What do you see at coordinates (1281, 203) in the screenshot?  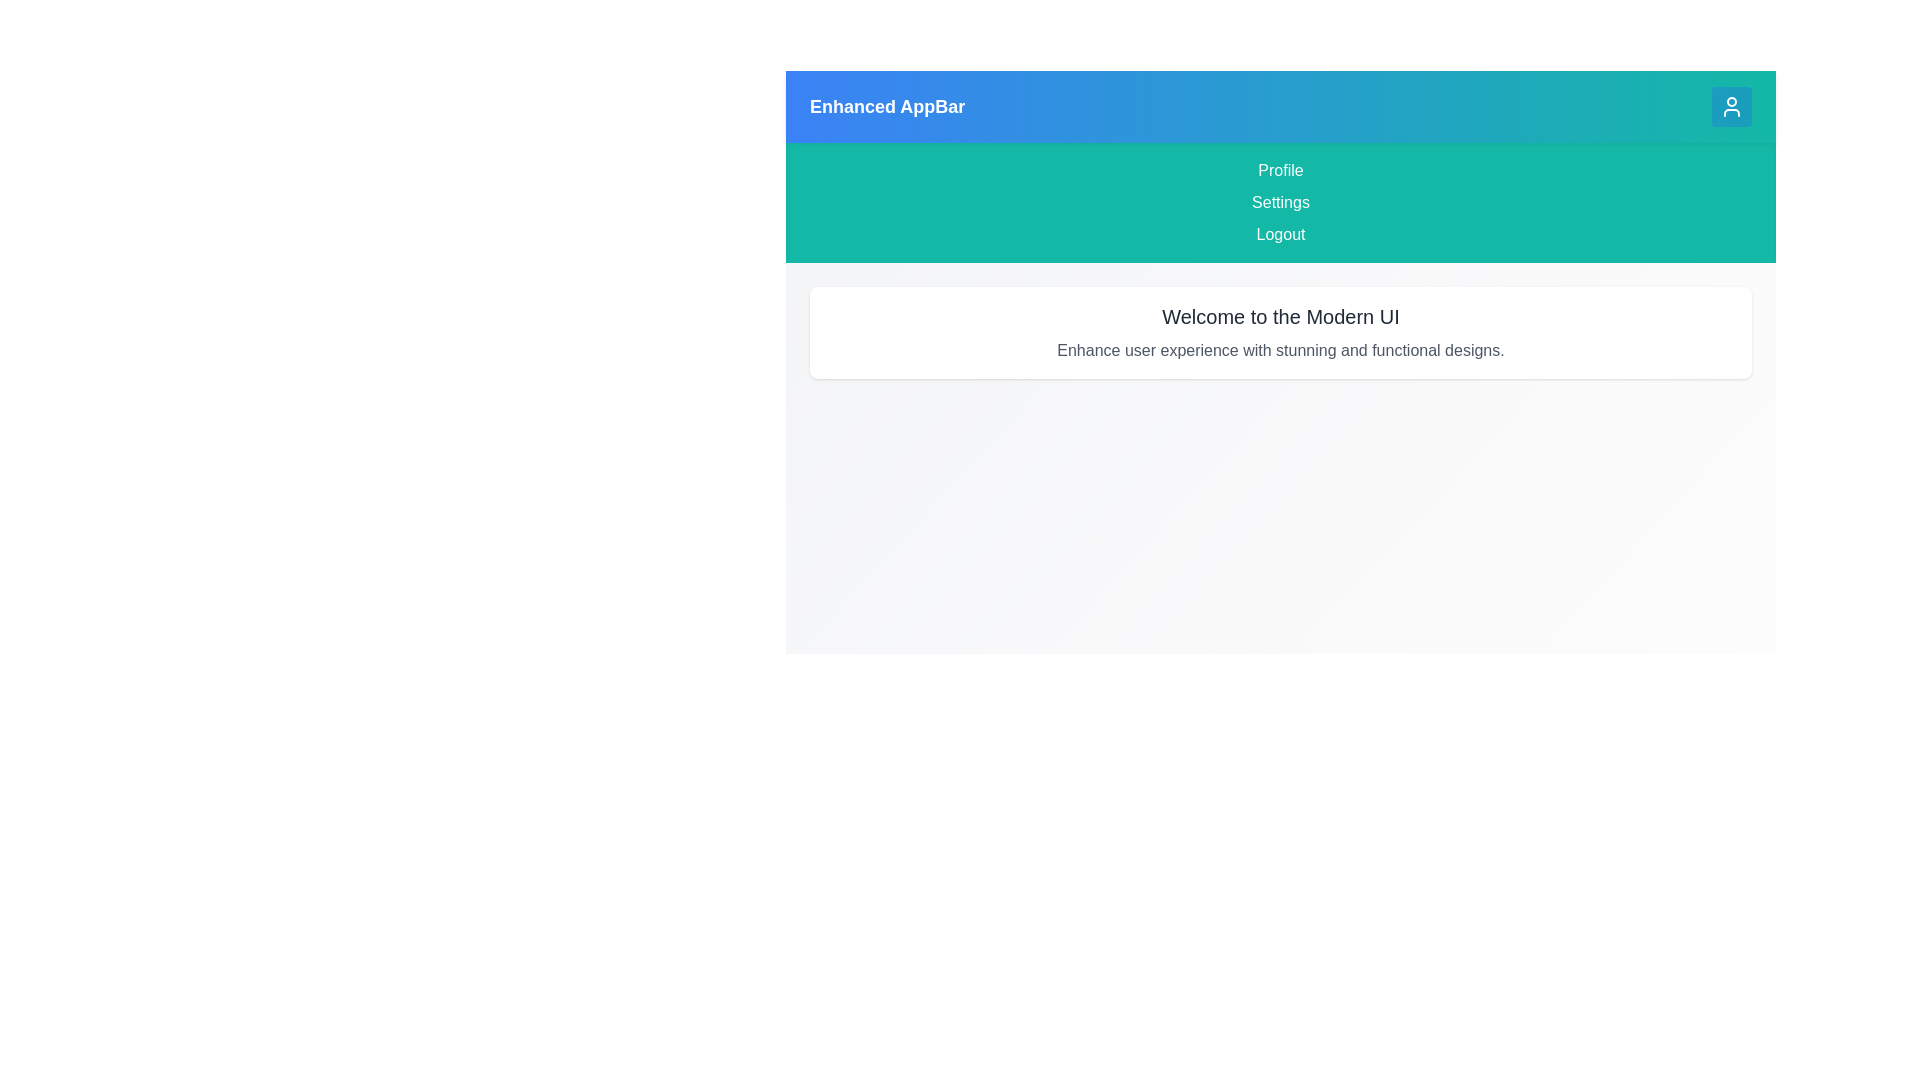 I see `the menu item Settings from the menu` at bounding box center [1281, 203].